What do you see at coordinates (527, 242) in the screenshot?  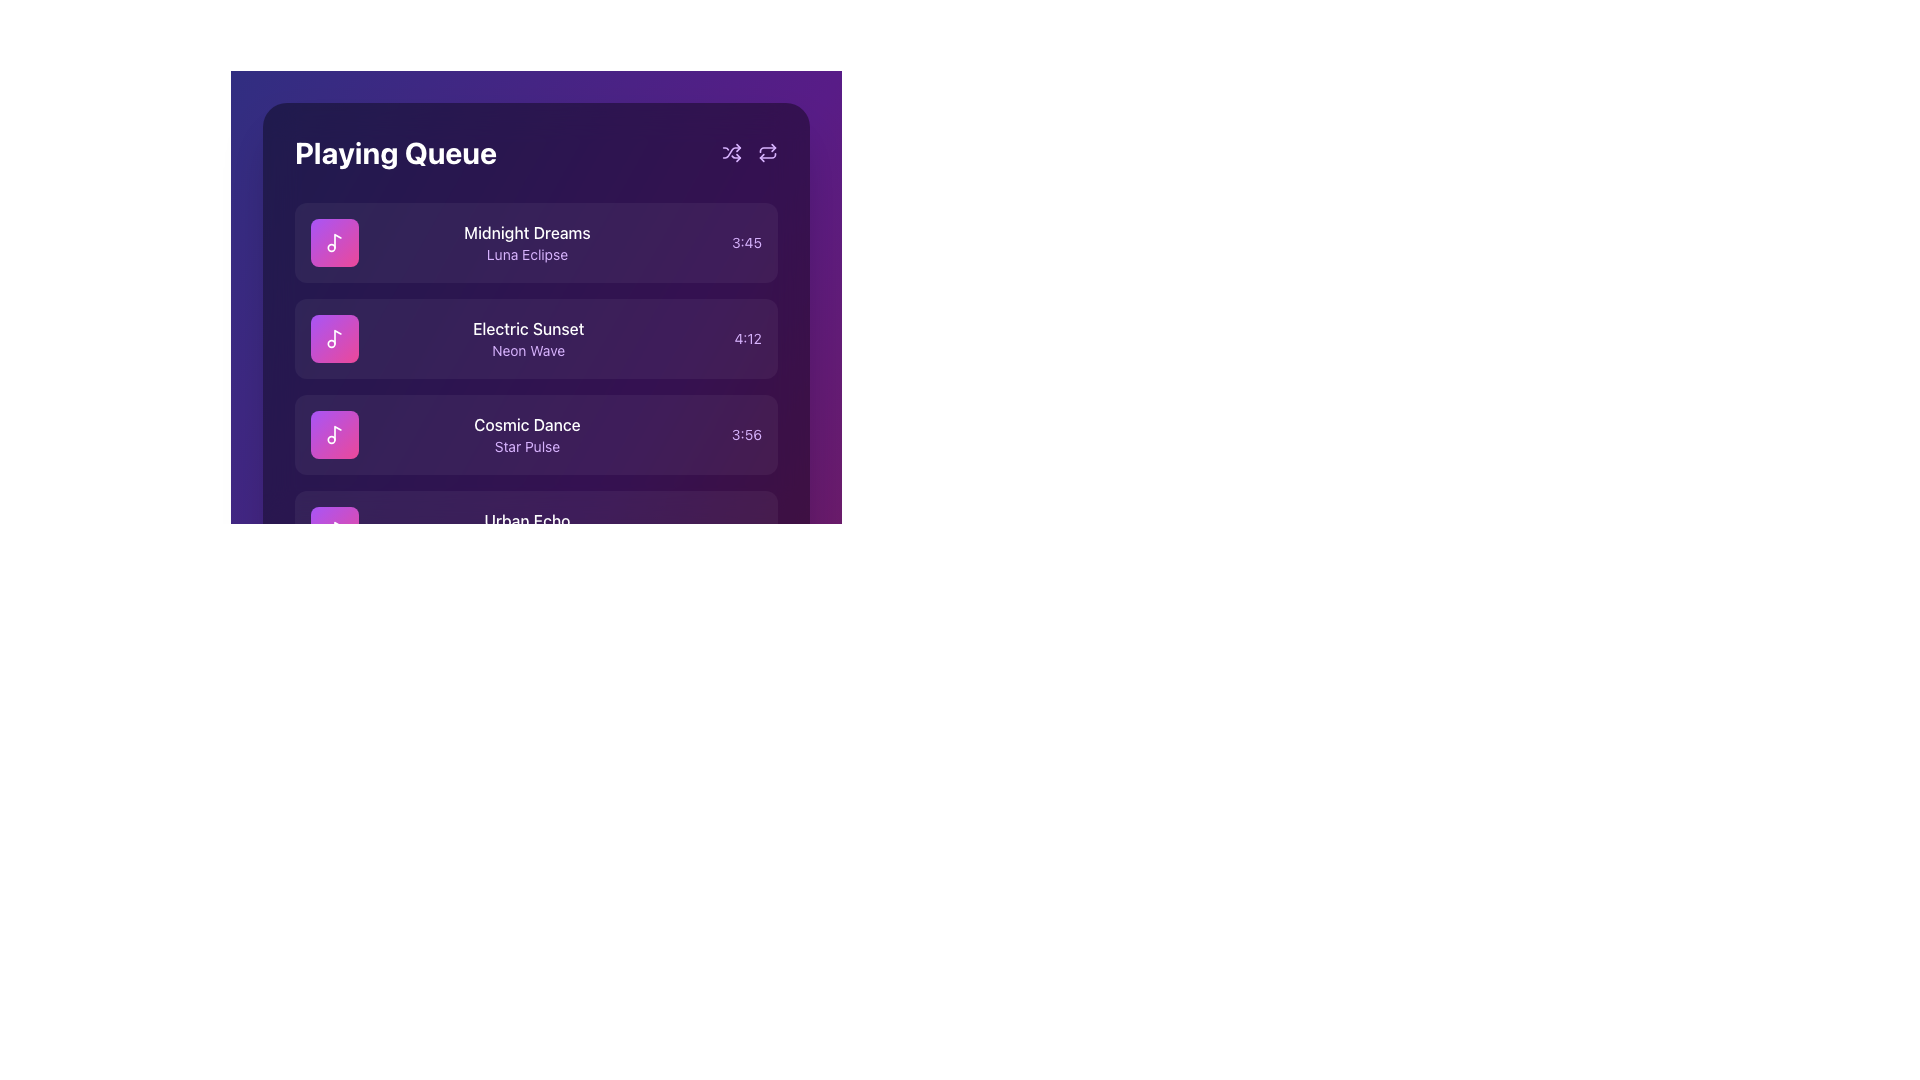 I see `text content displayed in the Text block for the song title 'Midnight Dreams' and its subtitle 'Luna Eclipse' located in the first song entry of the Playing Queue interface` at bounding box center [527, 242].